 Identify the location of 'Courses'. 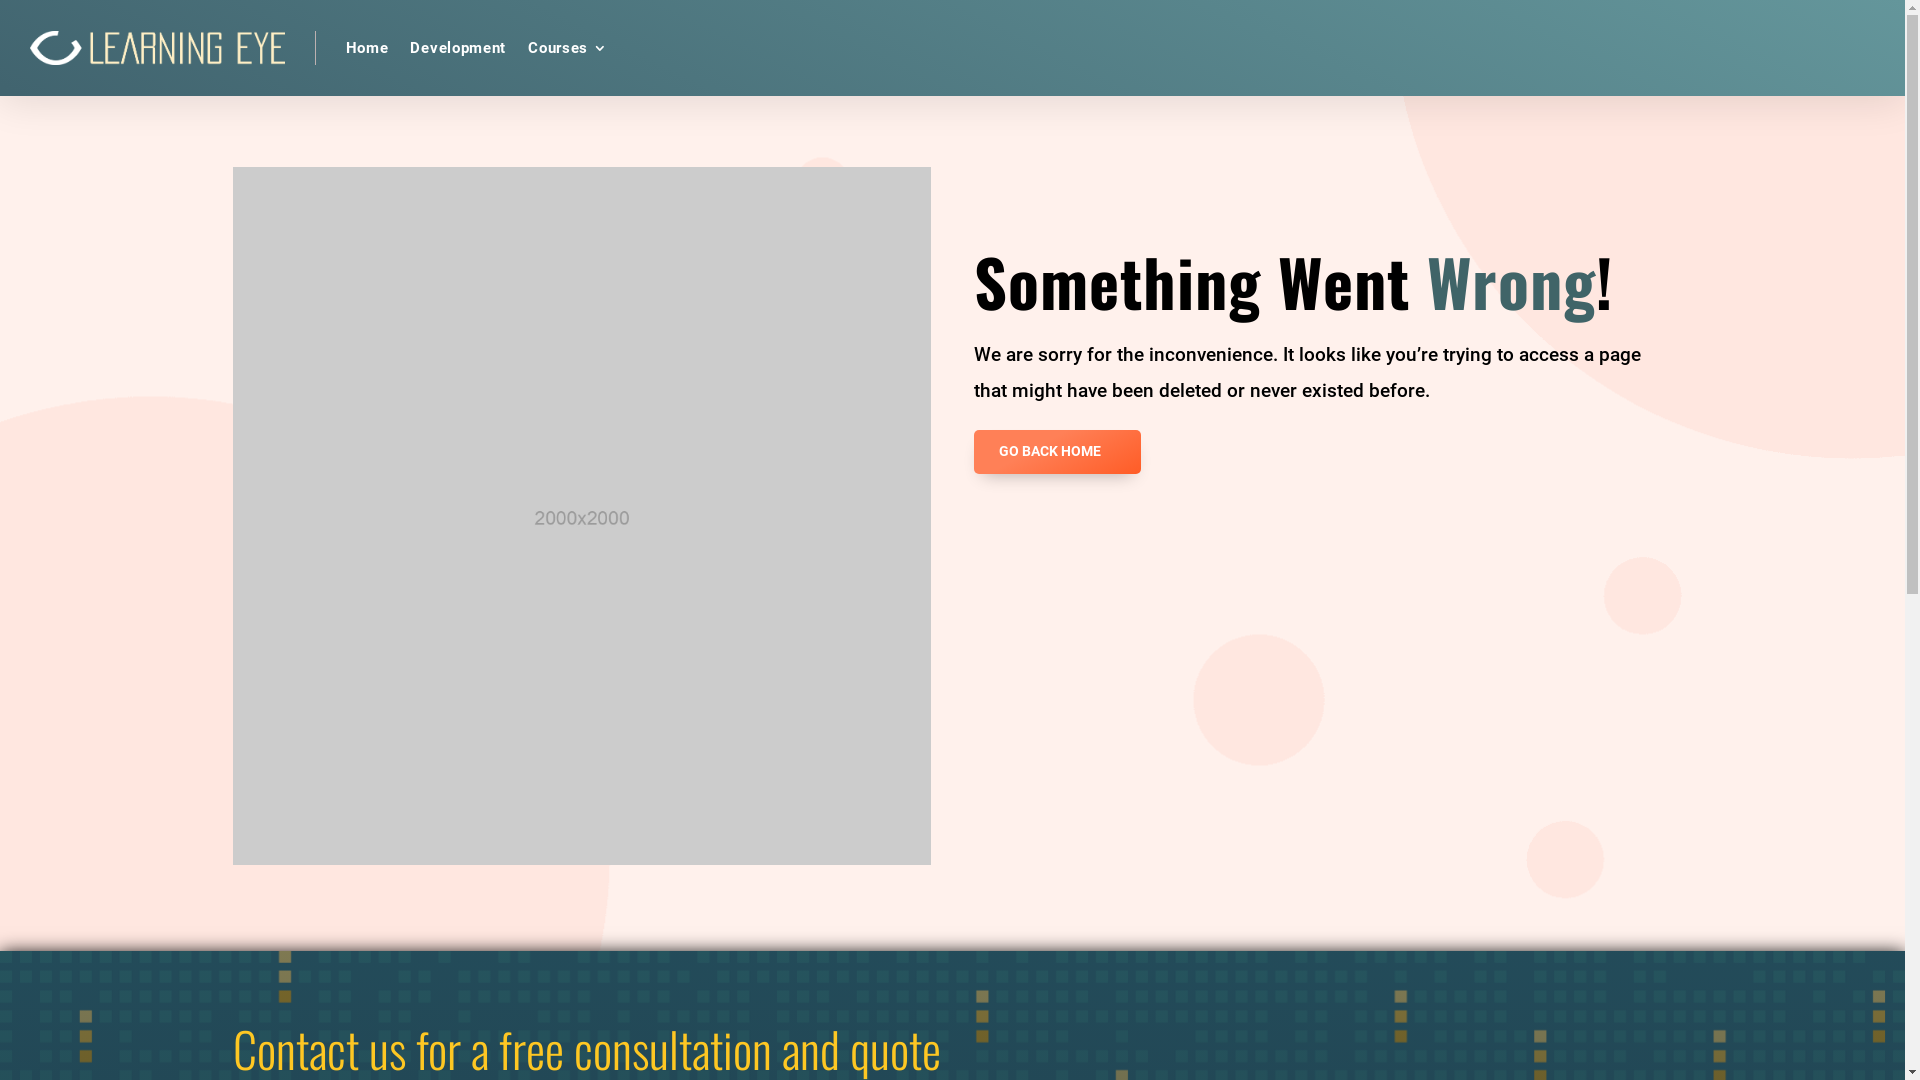
(566, 46).